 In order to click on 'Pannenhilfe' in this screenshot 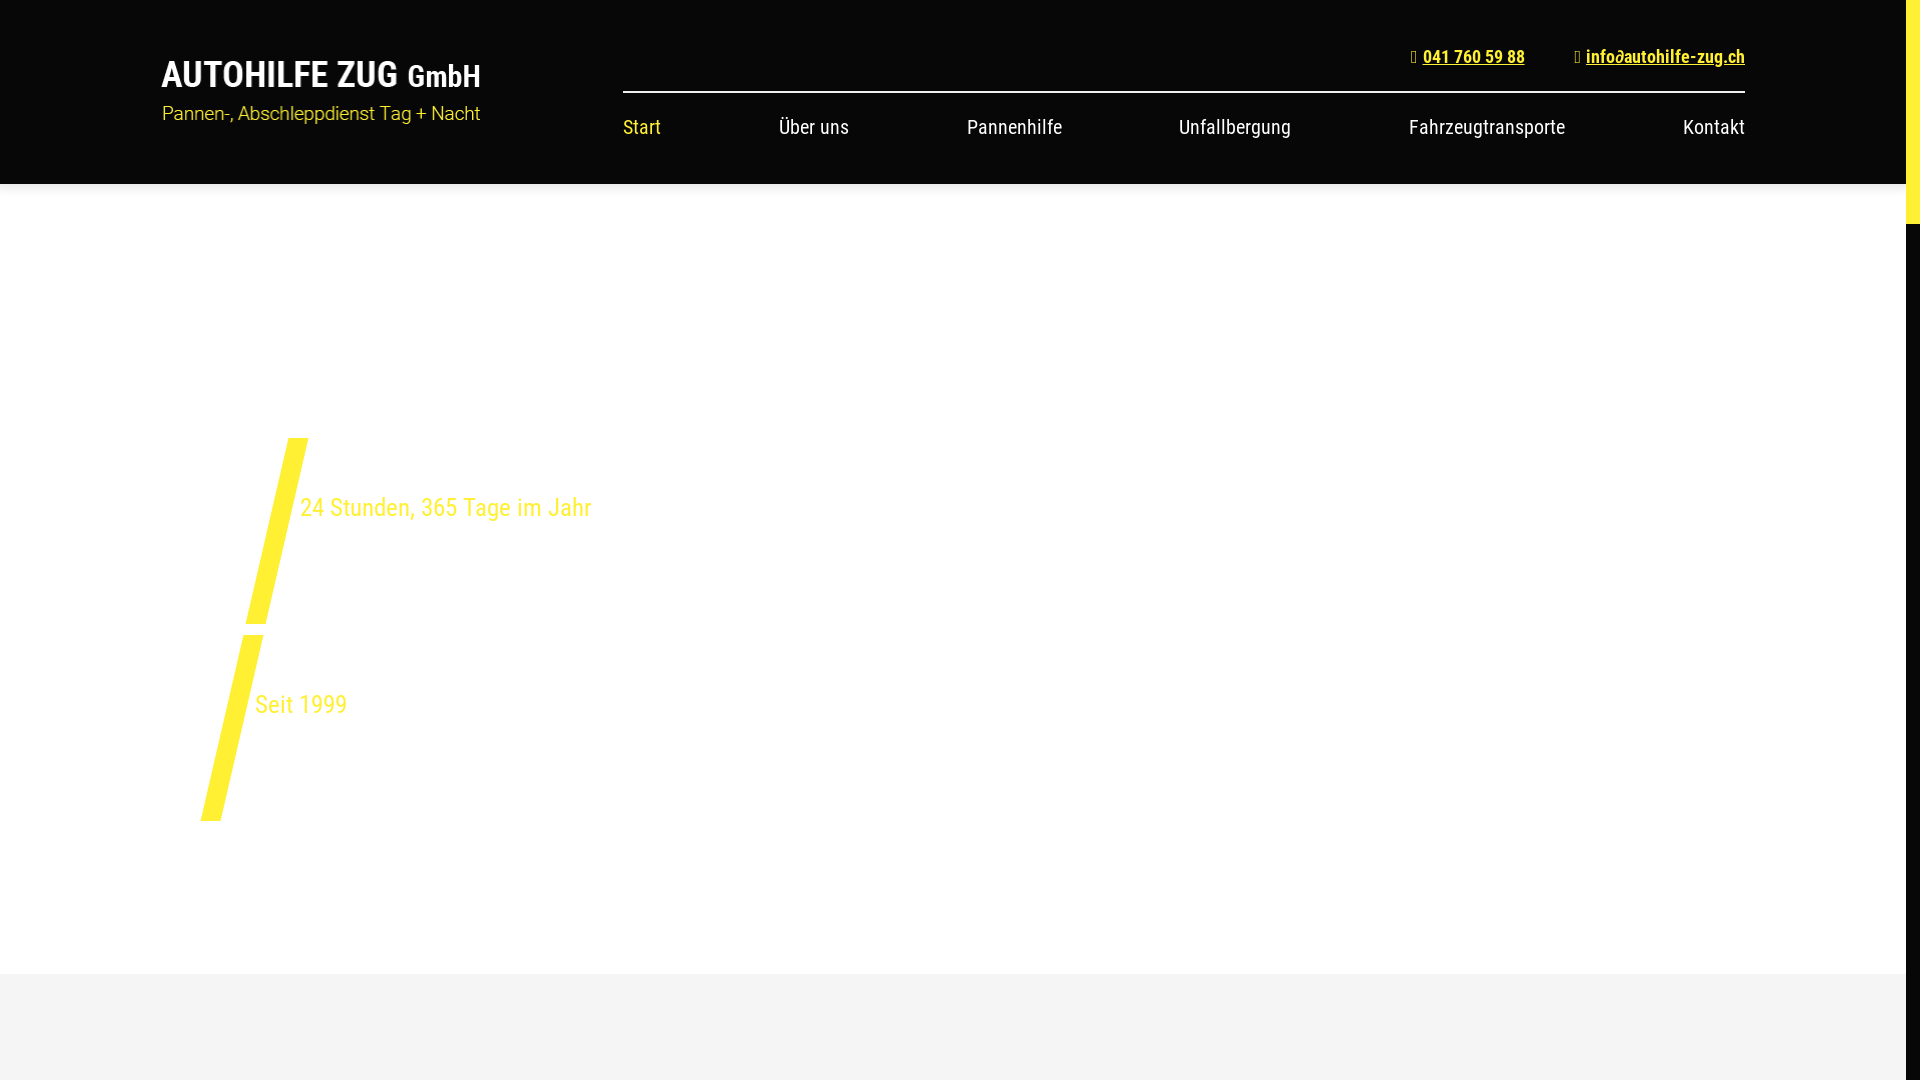, I will do `click(1014, 127)`.